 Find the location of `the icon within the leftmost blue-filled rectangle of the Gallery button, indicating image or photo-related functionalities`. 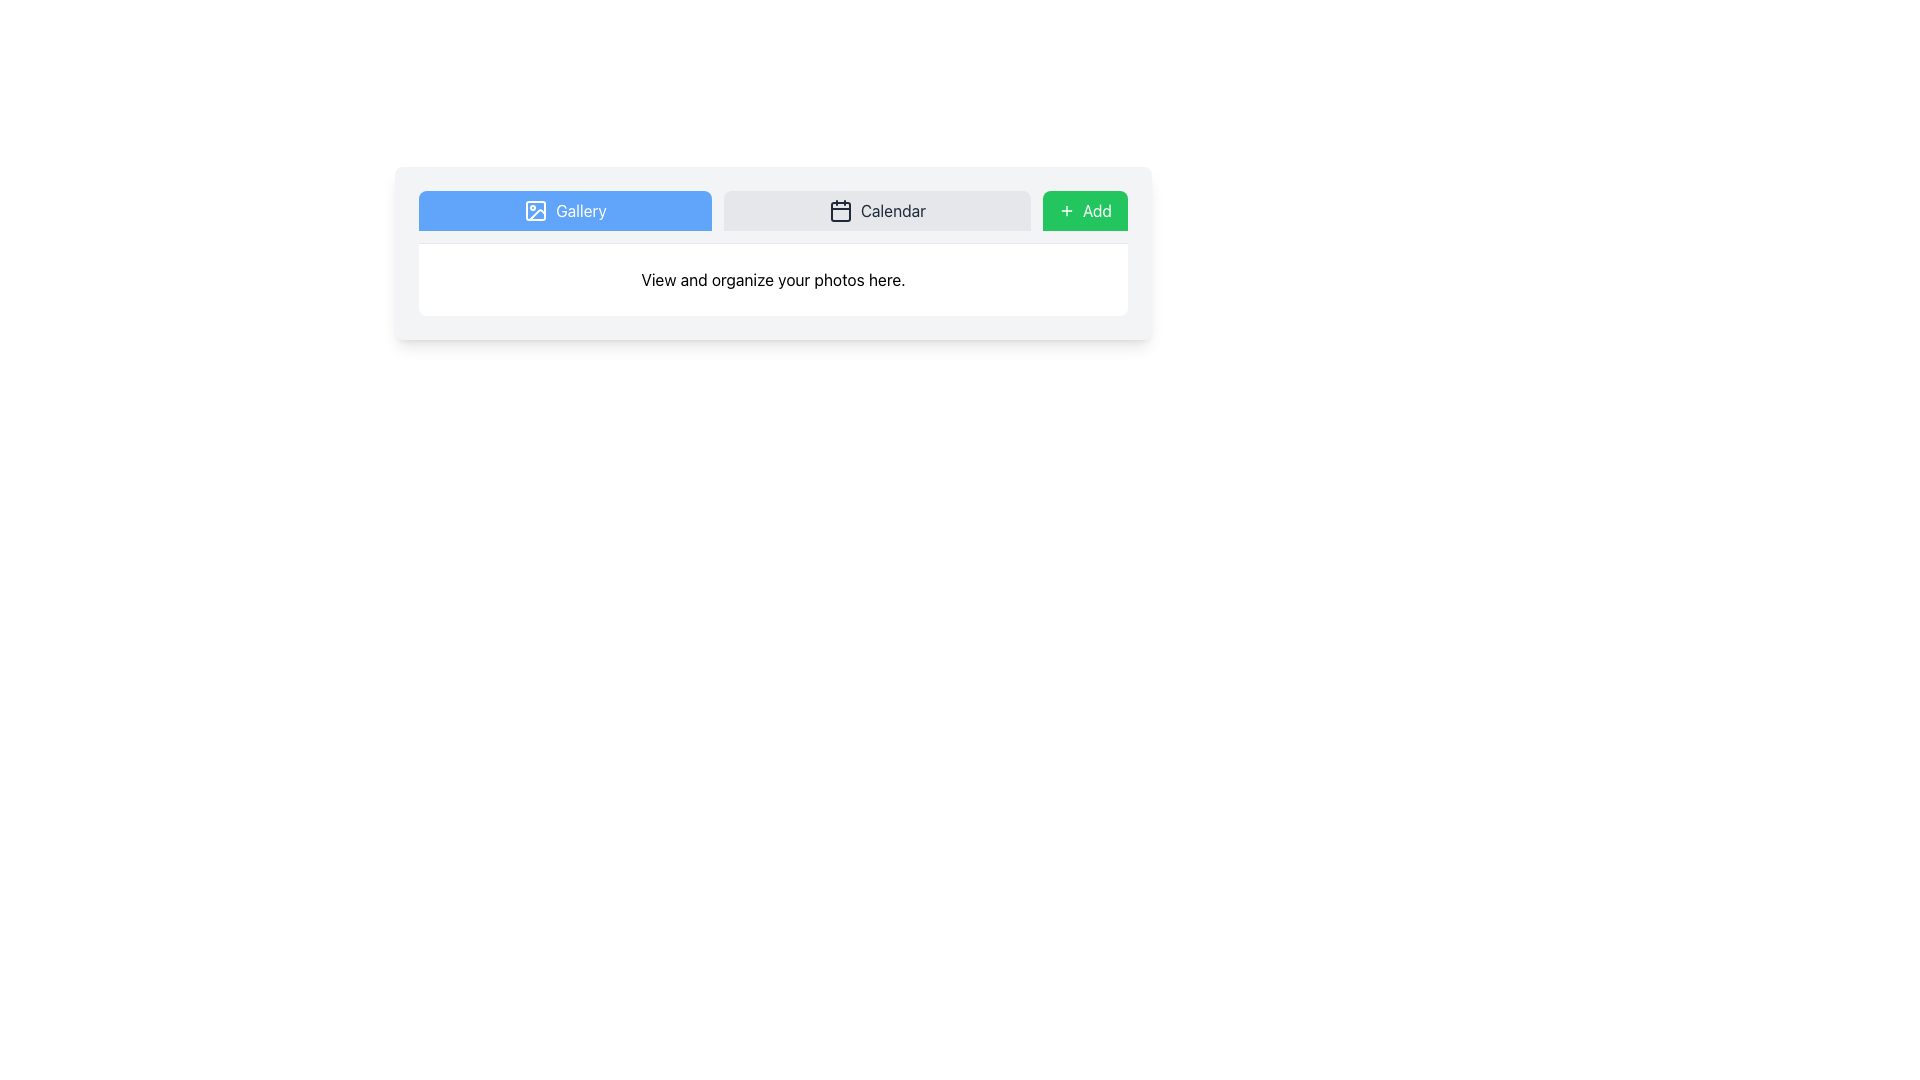

the icon within the leftmost blue-filled rectangle of the Gallery button, indicating image or photo-related functionalities is located at coordinates (536, 211).